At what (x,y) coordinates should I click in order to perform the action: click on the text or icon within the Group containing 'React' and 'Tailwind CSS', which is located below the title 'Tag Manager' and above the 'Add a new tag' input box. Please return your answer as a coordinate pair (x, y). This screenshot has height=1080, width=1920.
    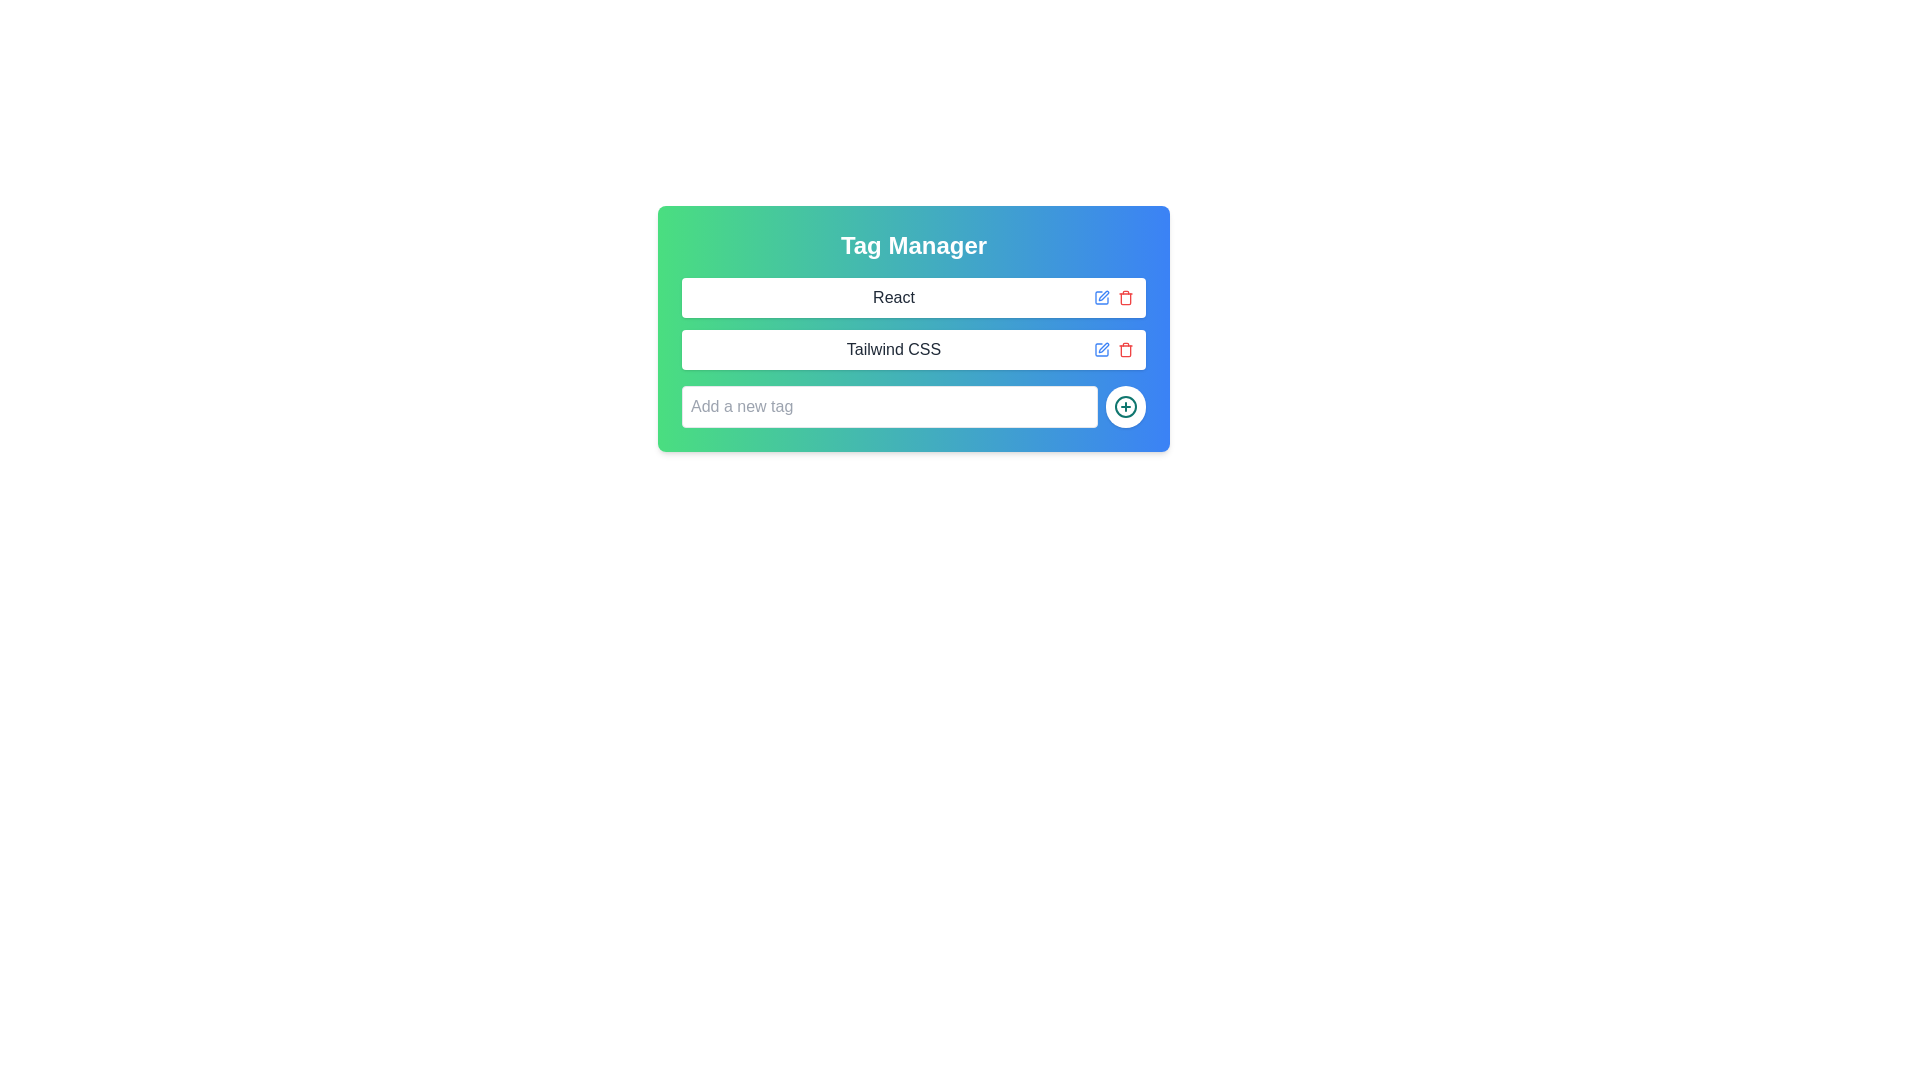
    Looking at the image, I should click on (912, 323).